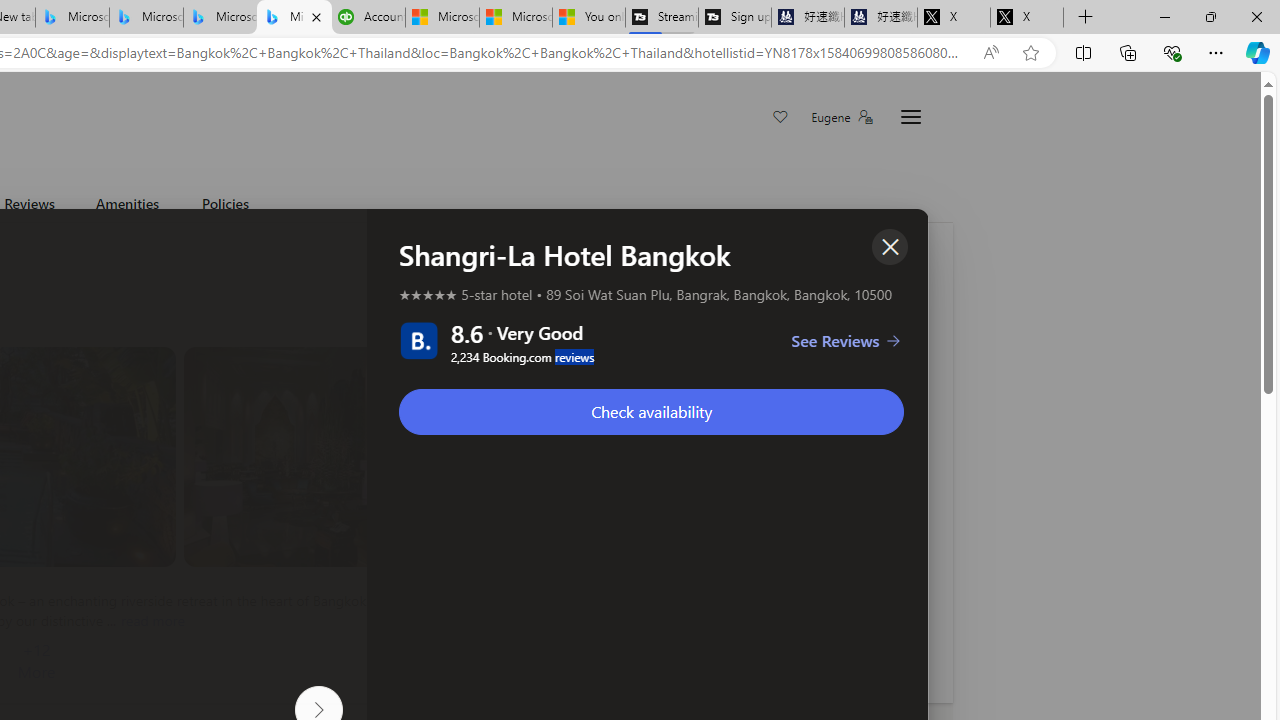 This screenshot has width=1280, height=720. I want to click on 'Accounting Software for Accountants, CPAs and Bookkeepers', so click(368, 17).